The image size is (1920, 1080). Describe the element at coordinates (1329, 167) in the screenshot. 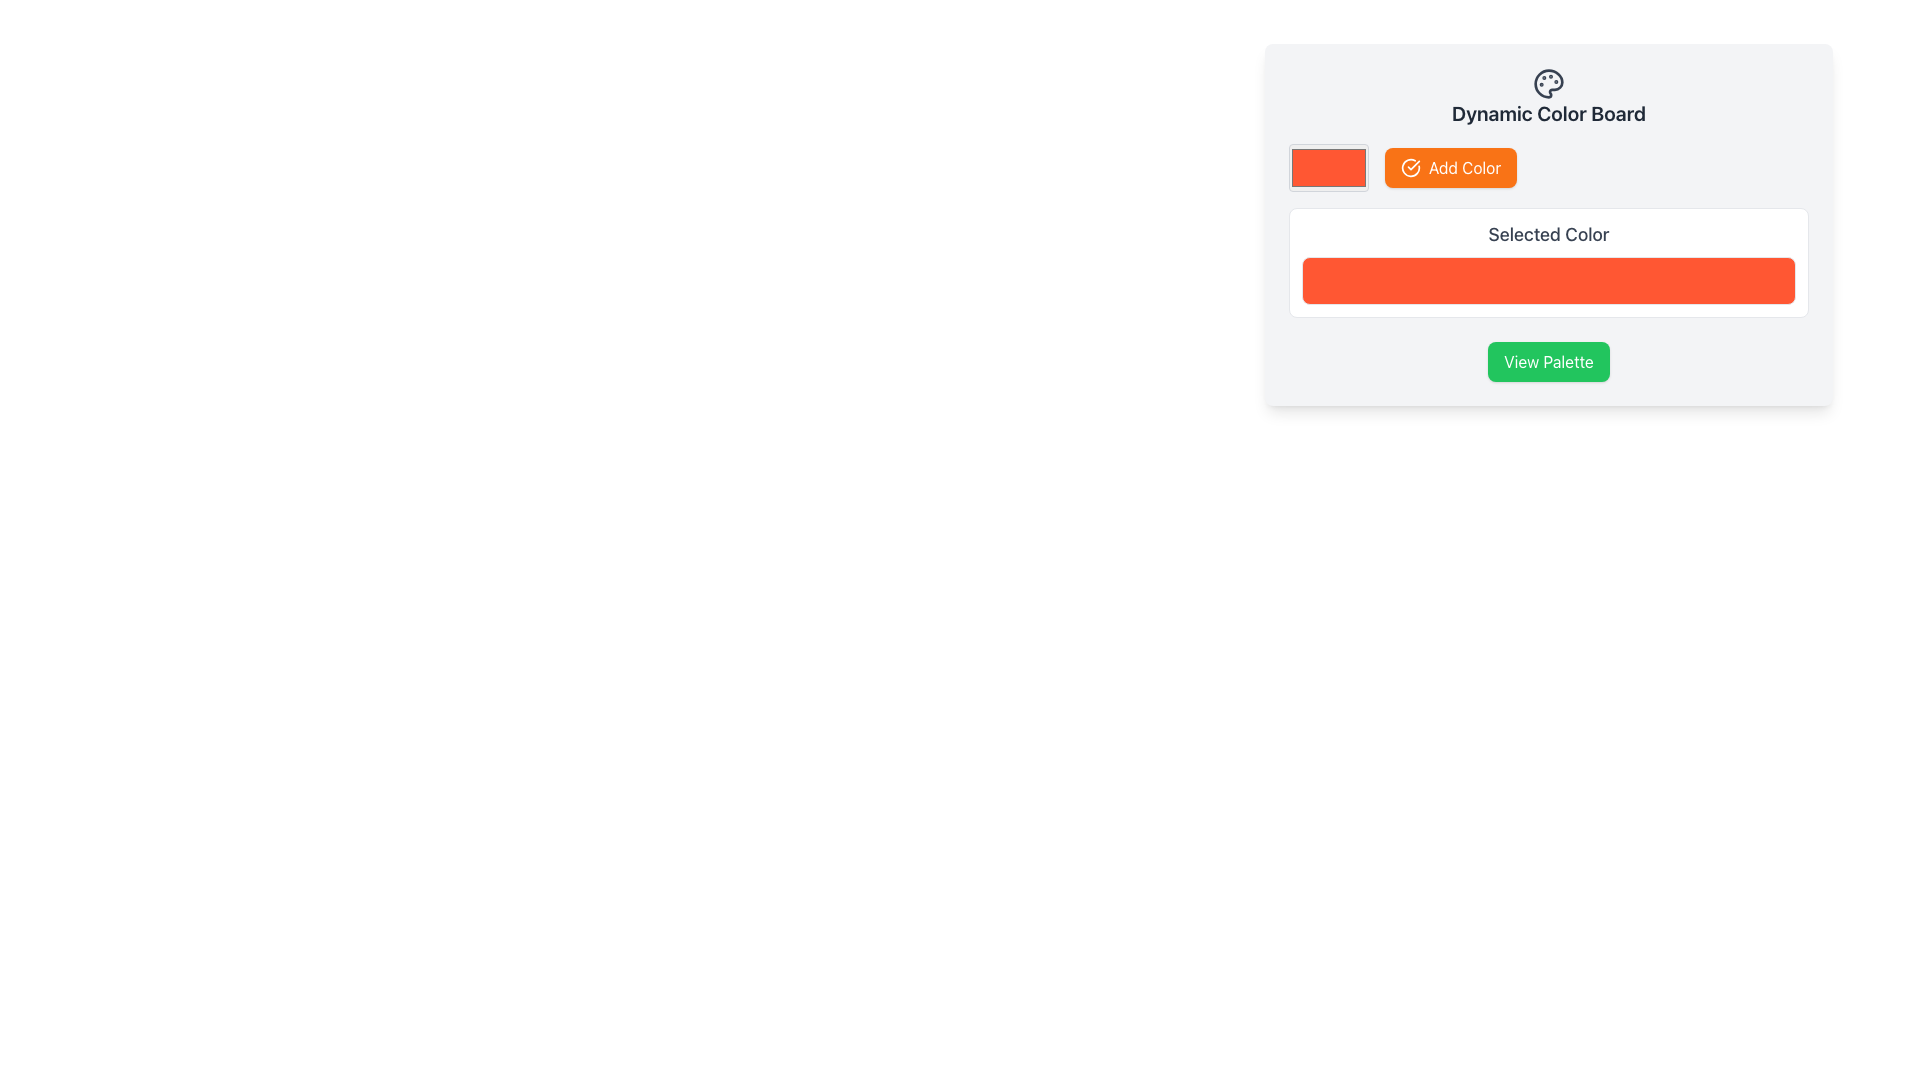

I see `the rectangular color picker input with a gray border and orange filling` at that location.